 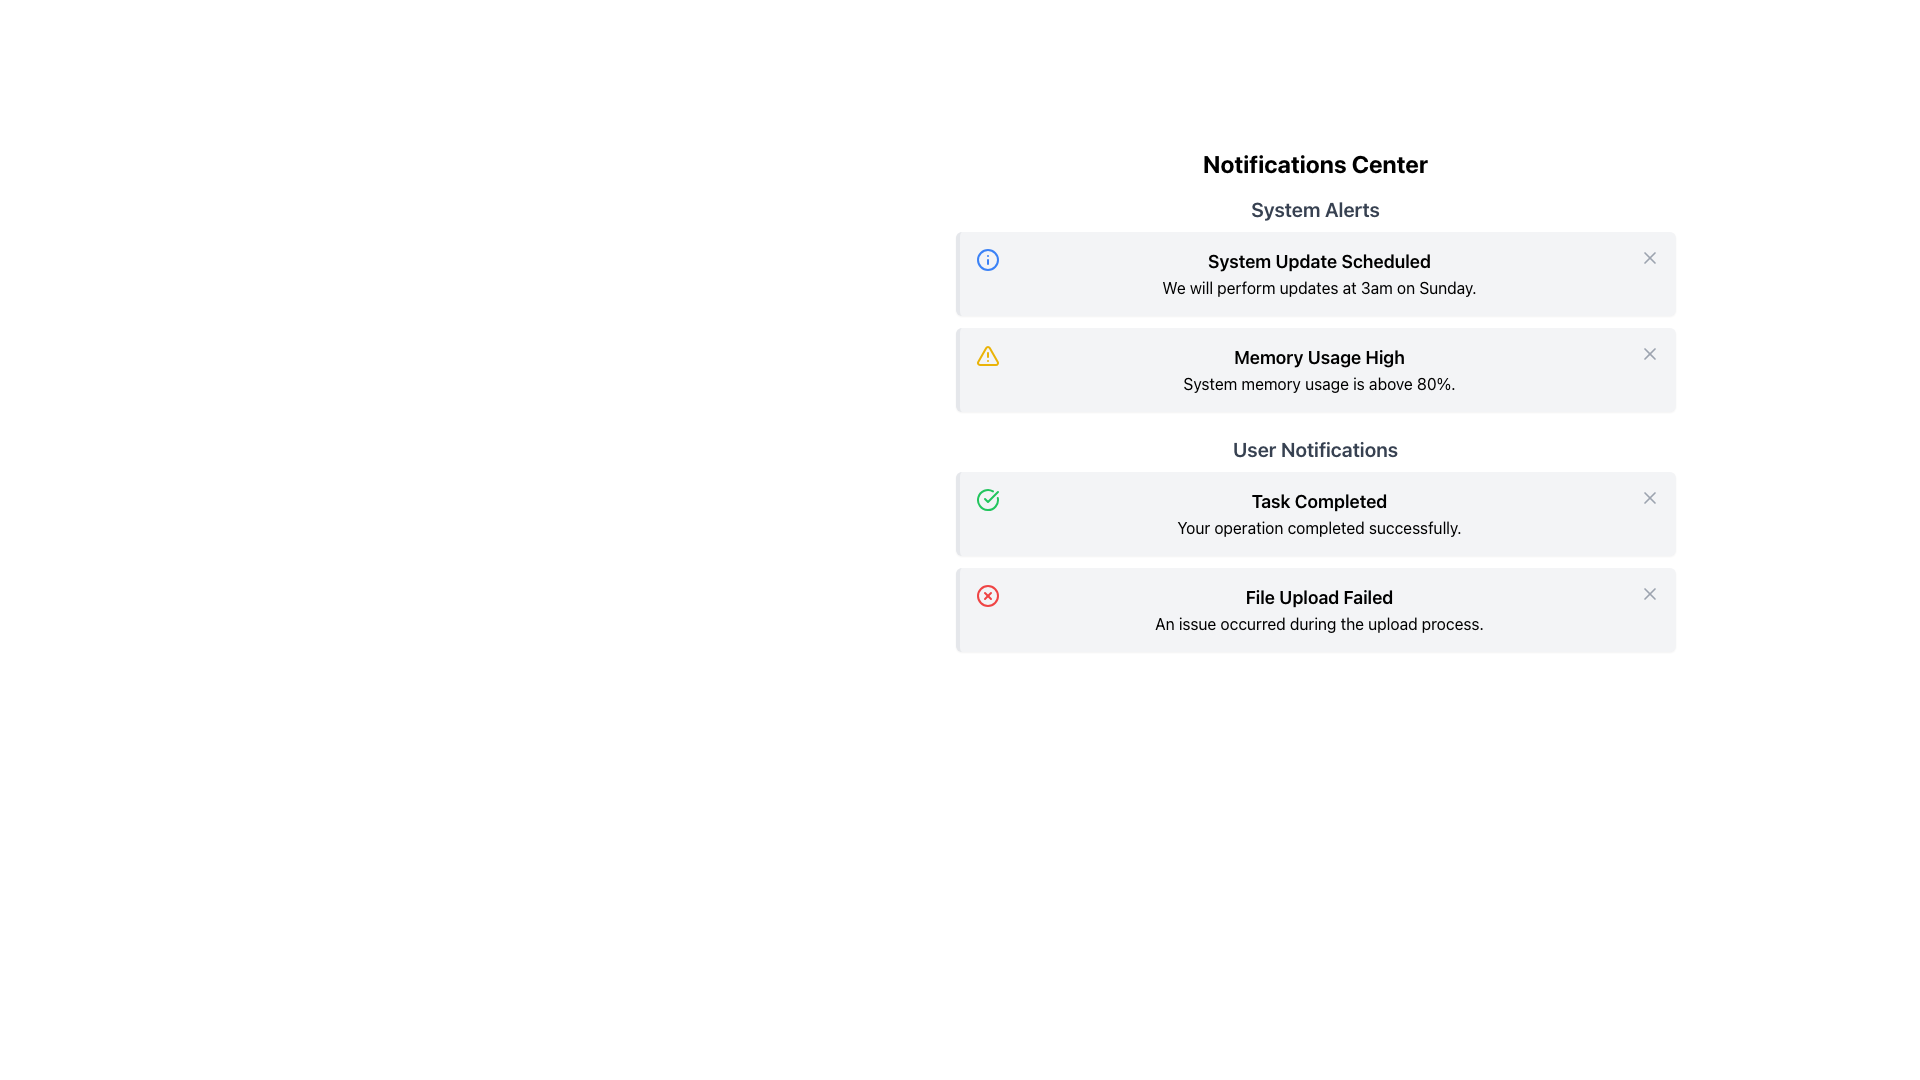 What do you see at coordinates (1319, 357) in the screenshot?
I see `the text label that displays 'Memory Usage High', which is styled in bold black font and located in the middle section under 'System Alerts'` at bounding box center [1319, 357].